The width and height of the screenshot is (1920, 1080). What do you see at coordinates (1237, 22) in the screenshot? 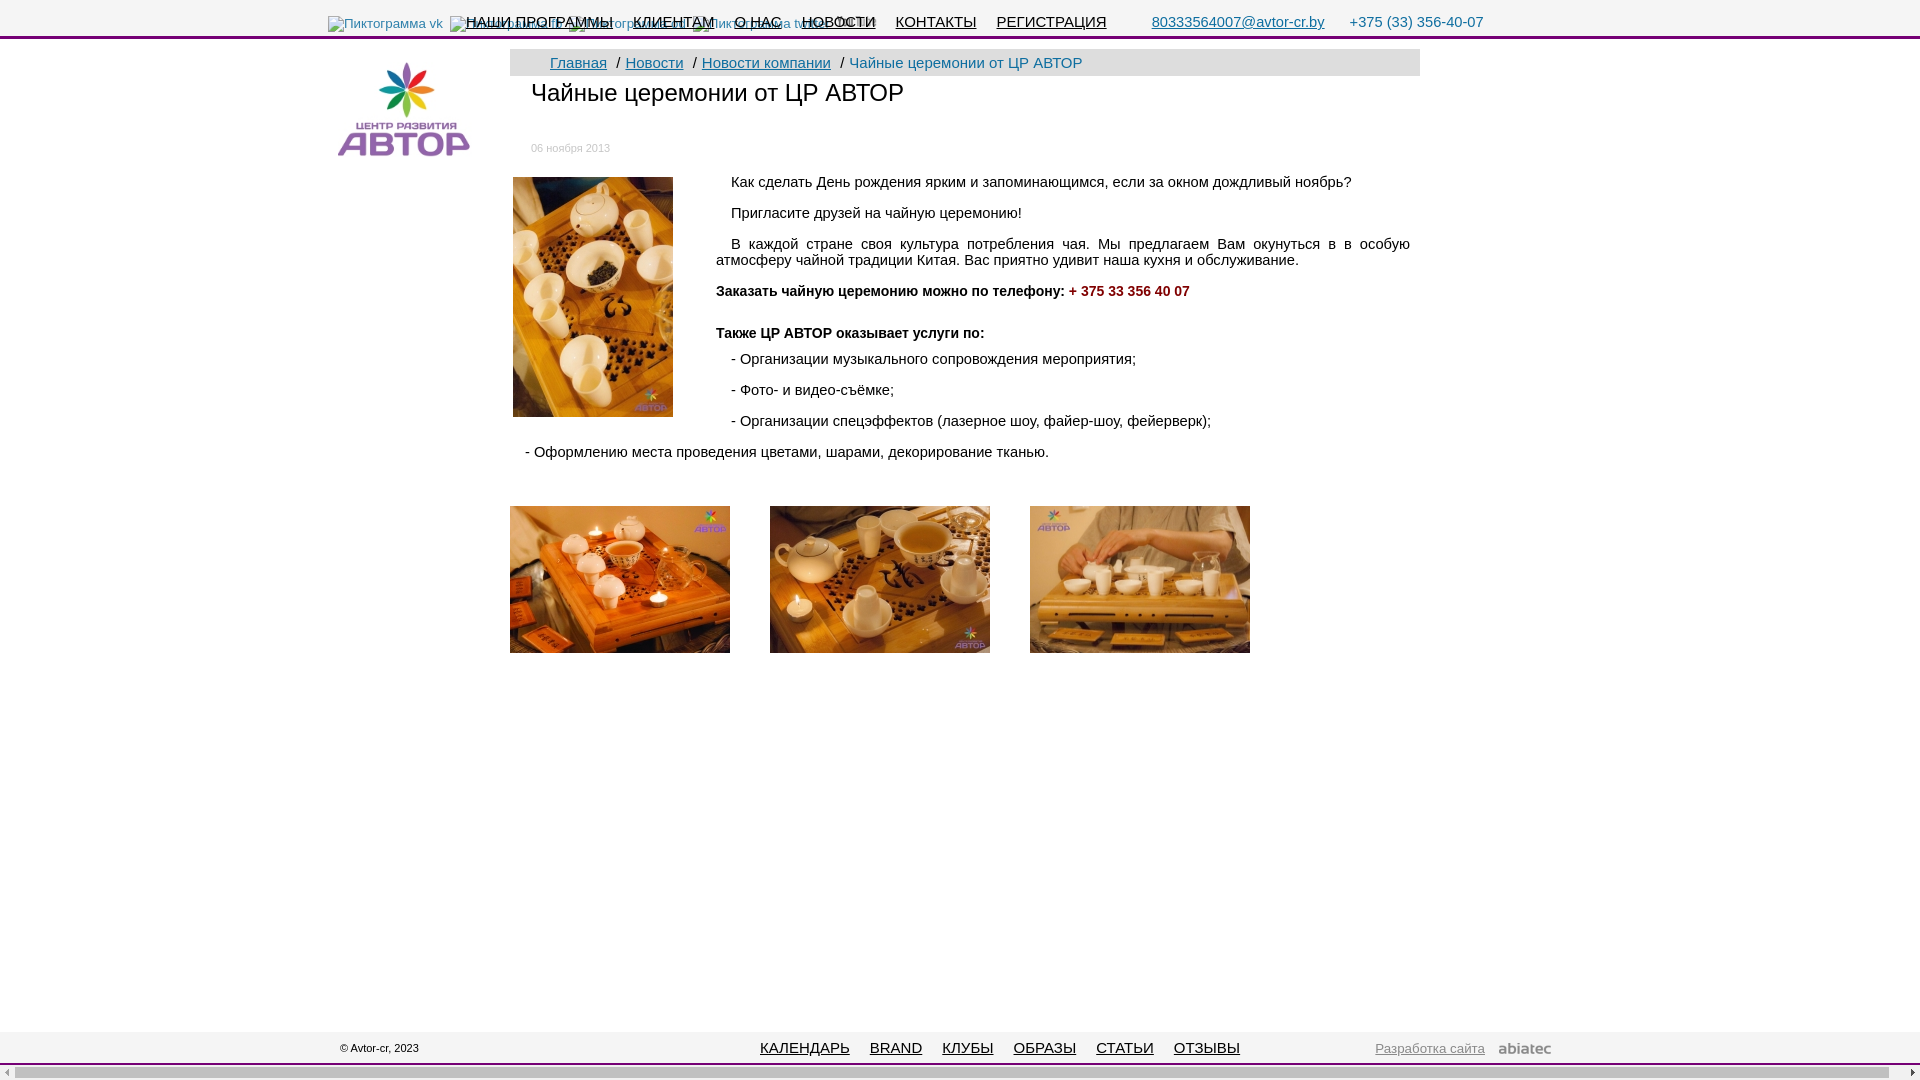
I see `'80333564007@avtor-cr.by'` at bounding box center [1237, 22].